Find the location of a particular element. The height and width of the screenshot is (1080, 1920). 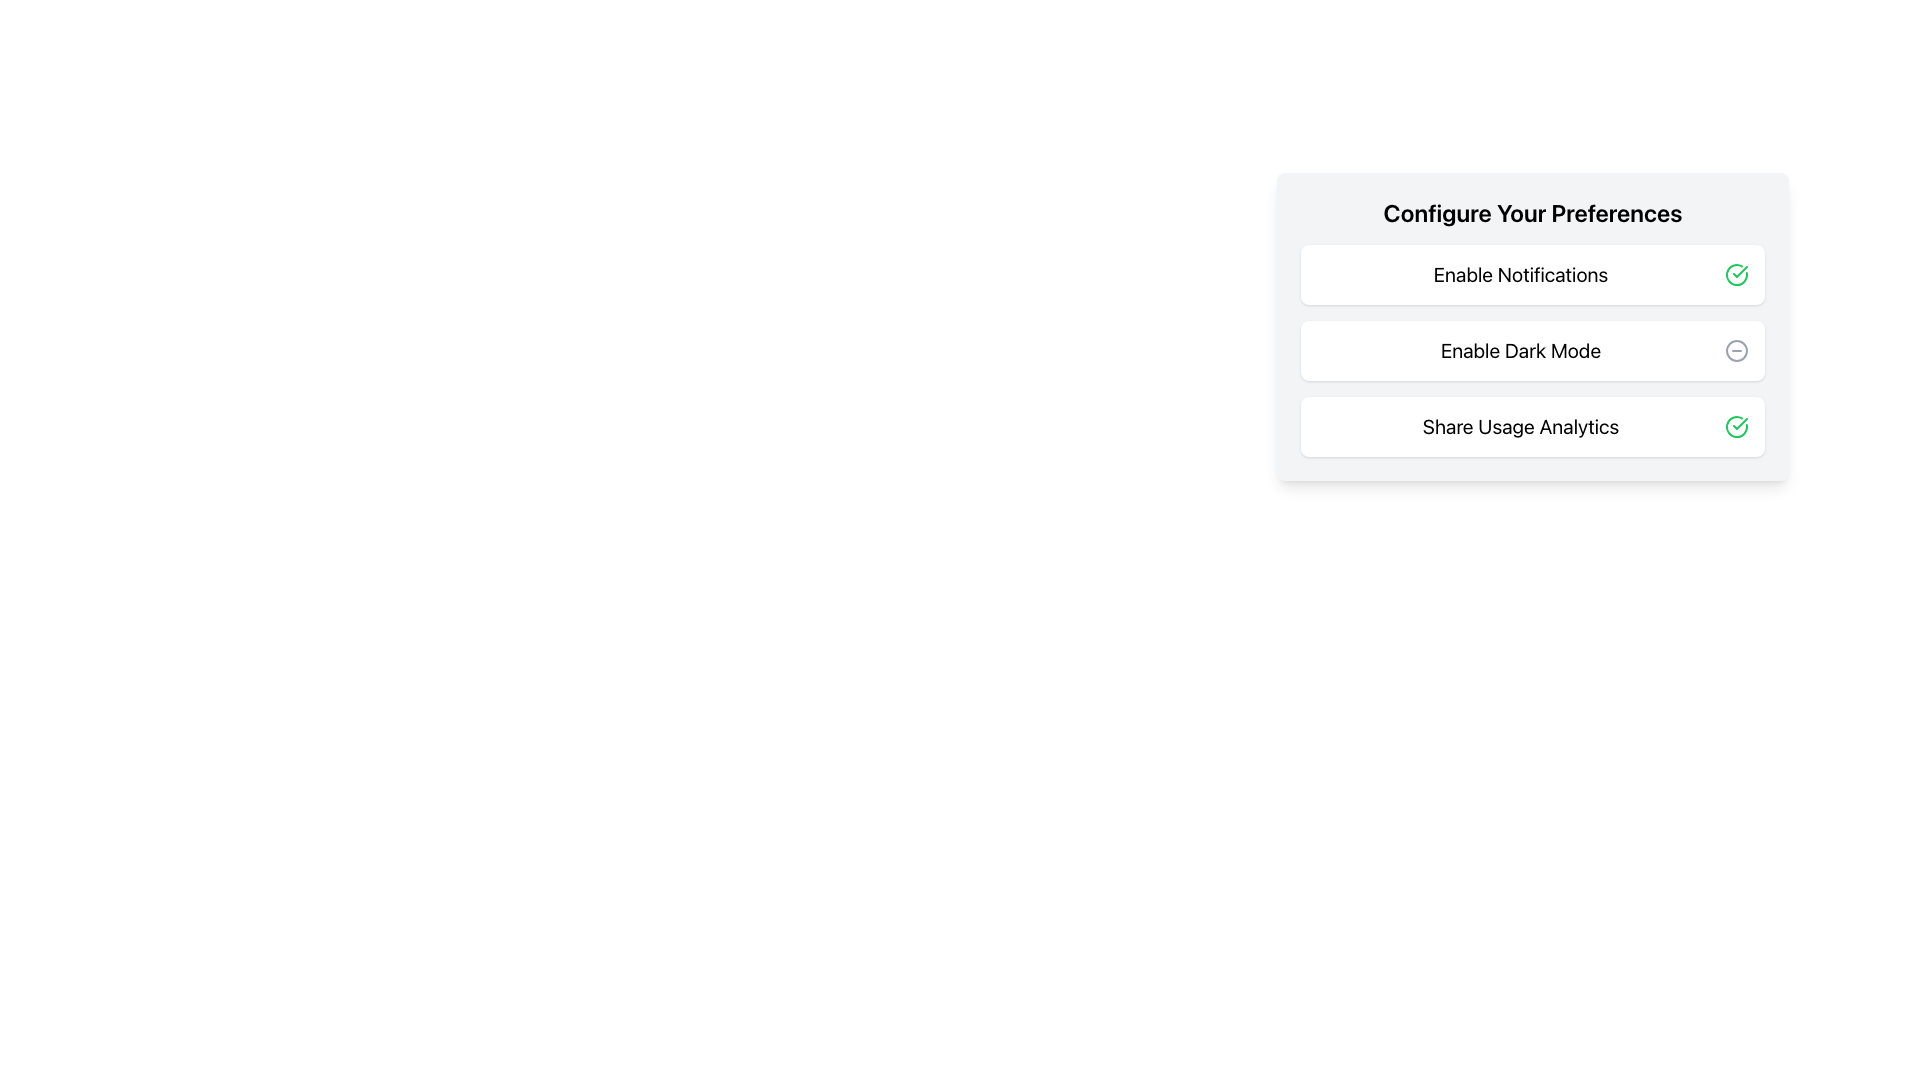

the outer circle of the SVG graphic associated with the 'Enable Dark Mode' label located on the second row of options is located at coordinates (1736, 350).